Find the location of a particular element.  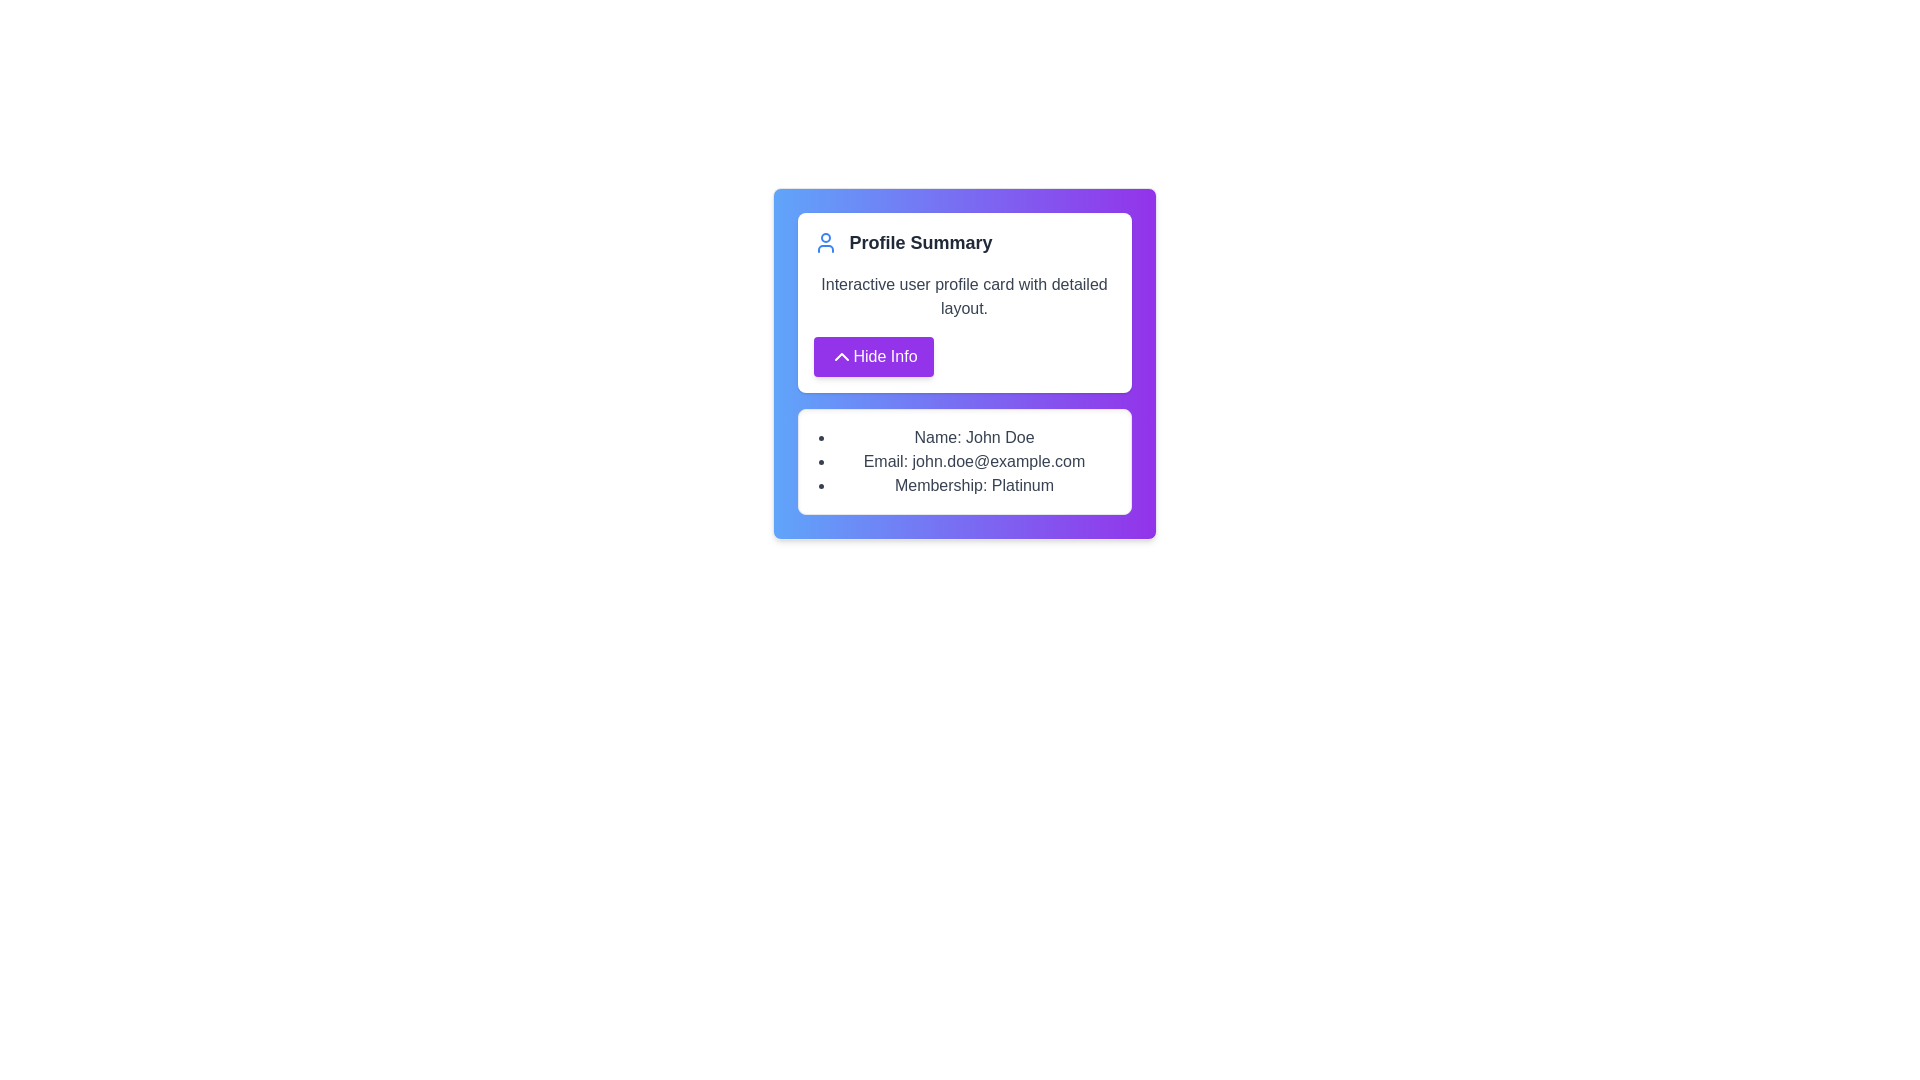

the Text block with list formatting that provides detailed information about the user, located at the bottom of the gradient-colored profile card below the 'Hide Info' button is located at coordinates (964, 462).